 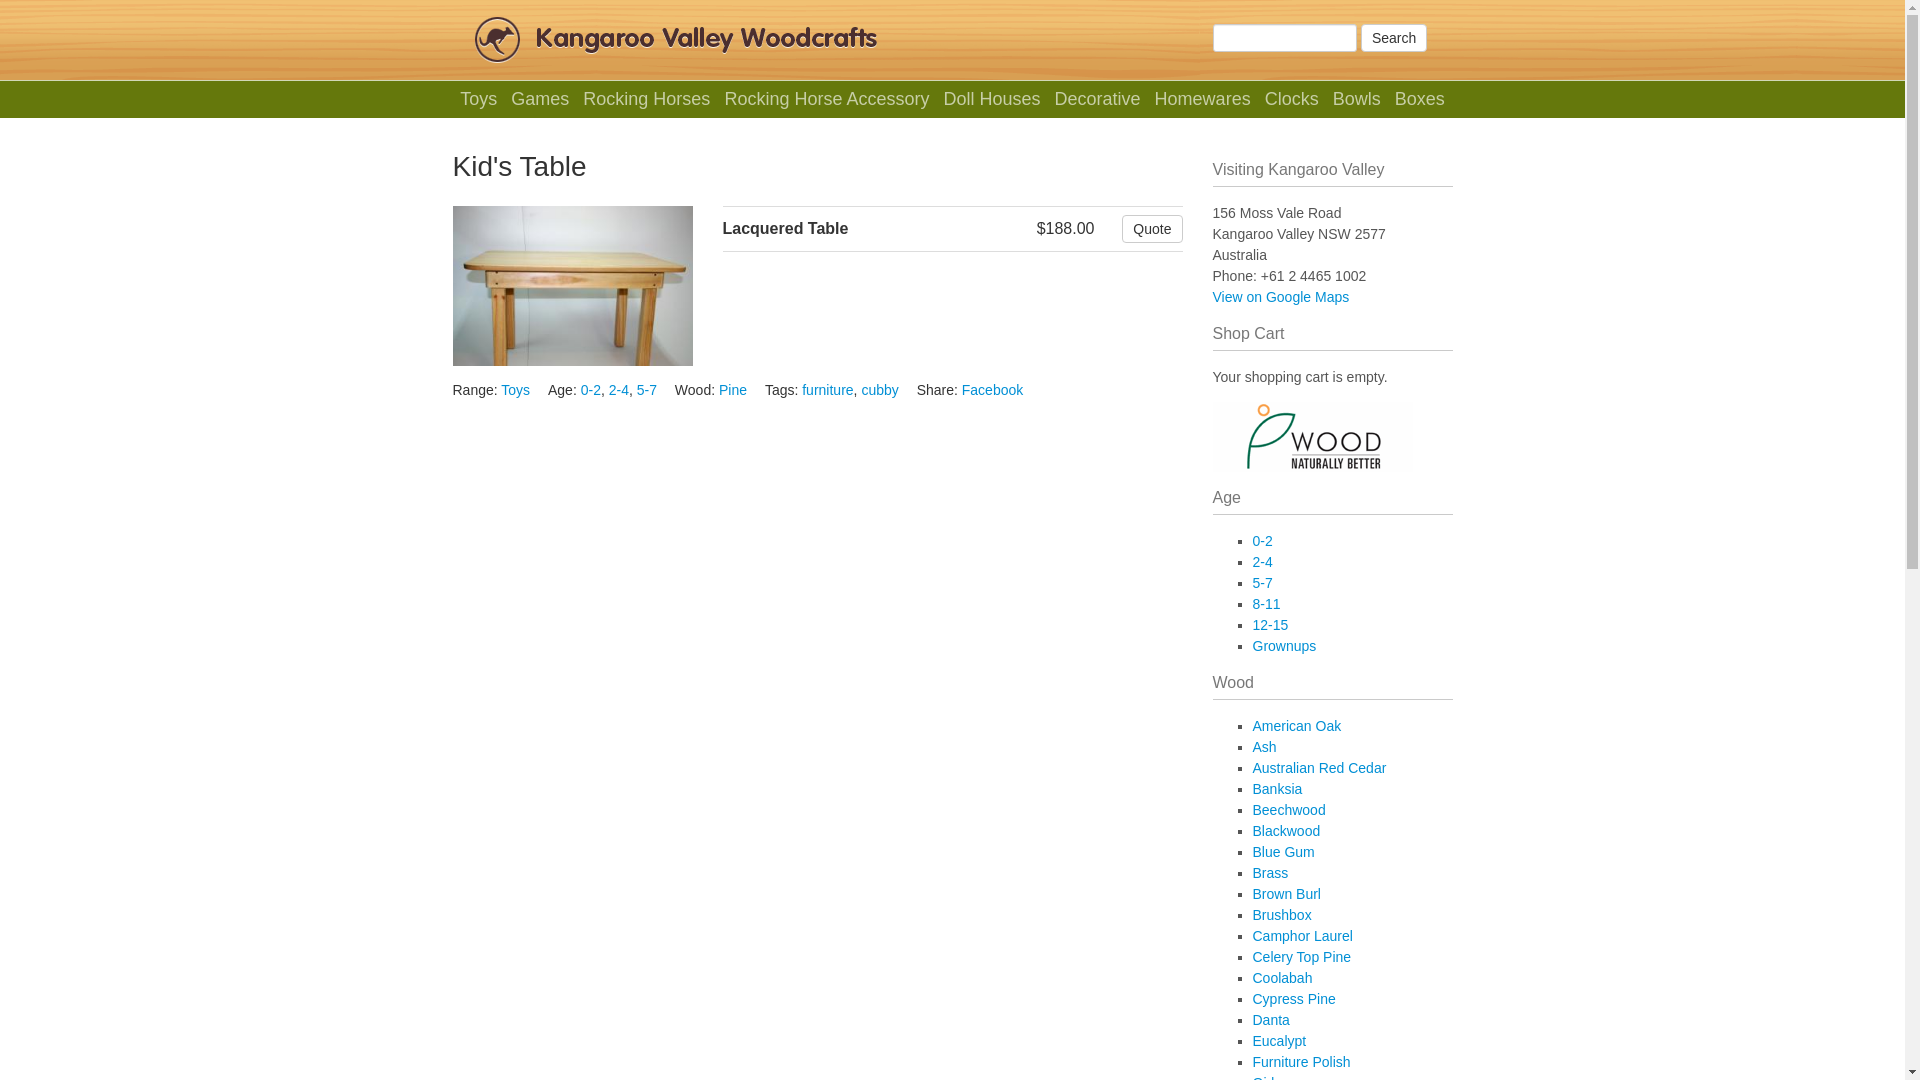 I want to click on 'Banksia', so click(x=1251, y=788).